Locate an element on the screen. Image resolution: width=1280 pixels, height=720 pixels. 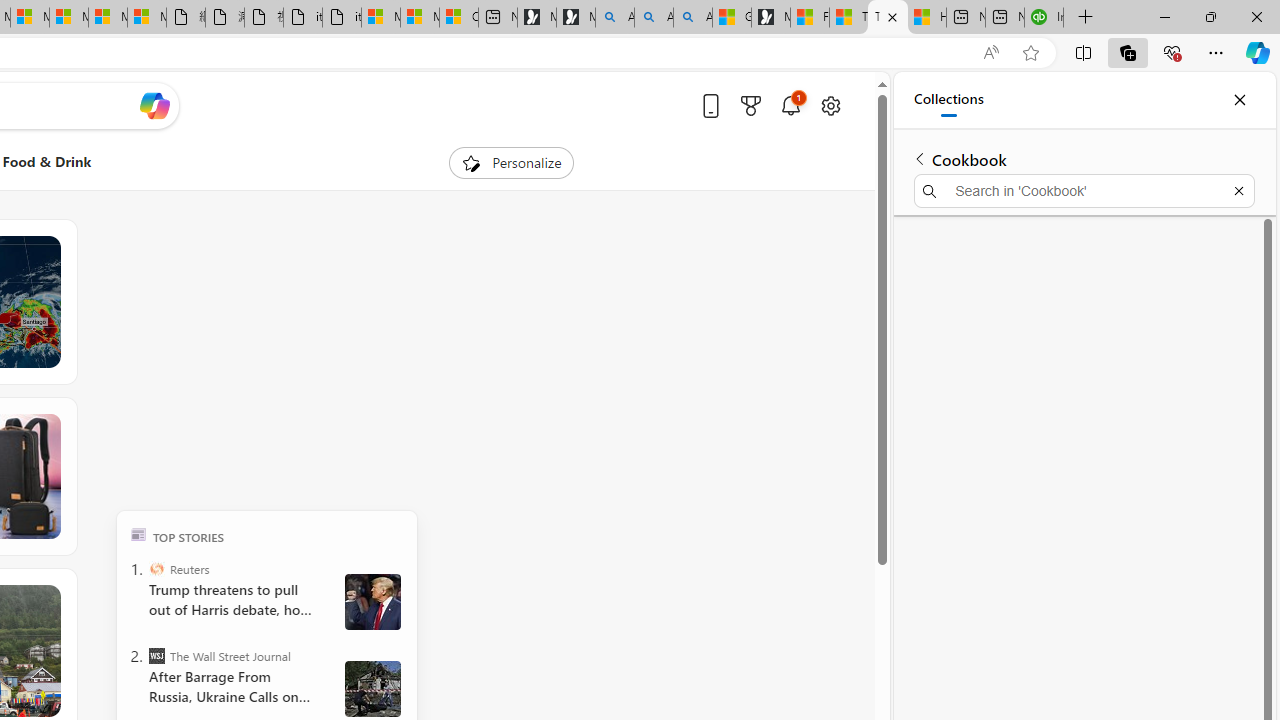
'Reuters' is located at coordinates (155, 568).